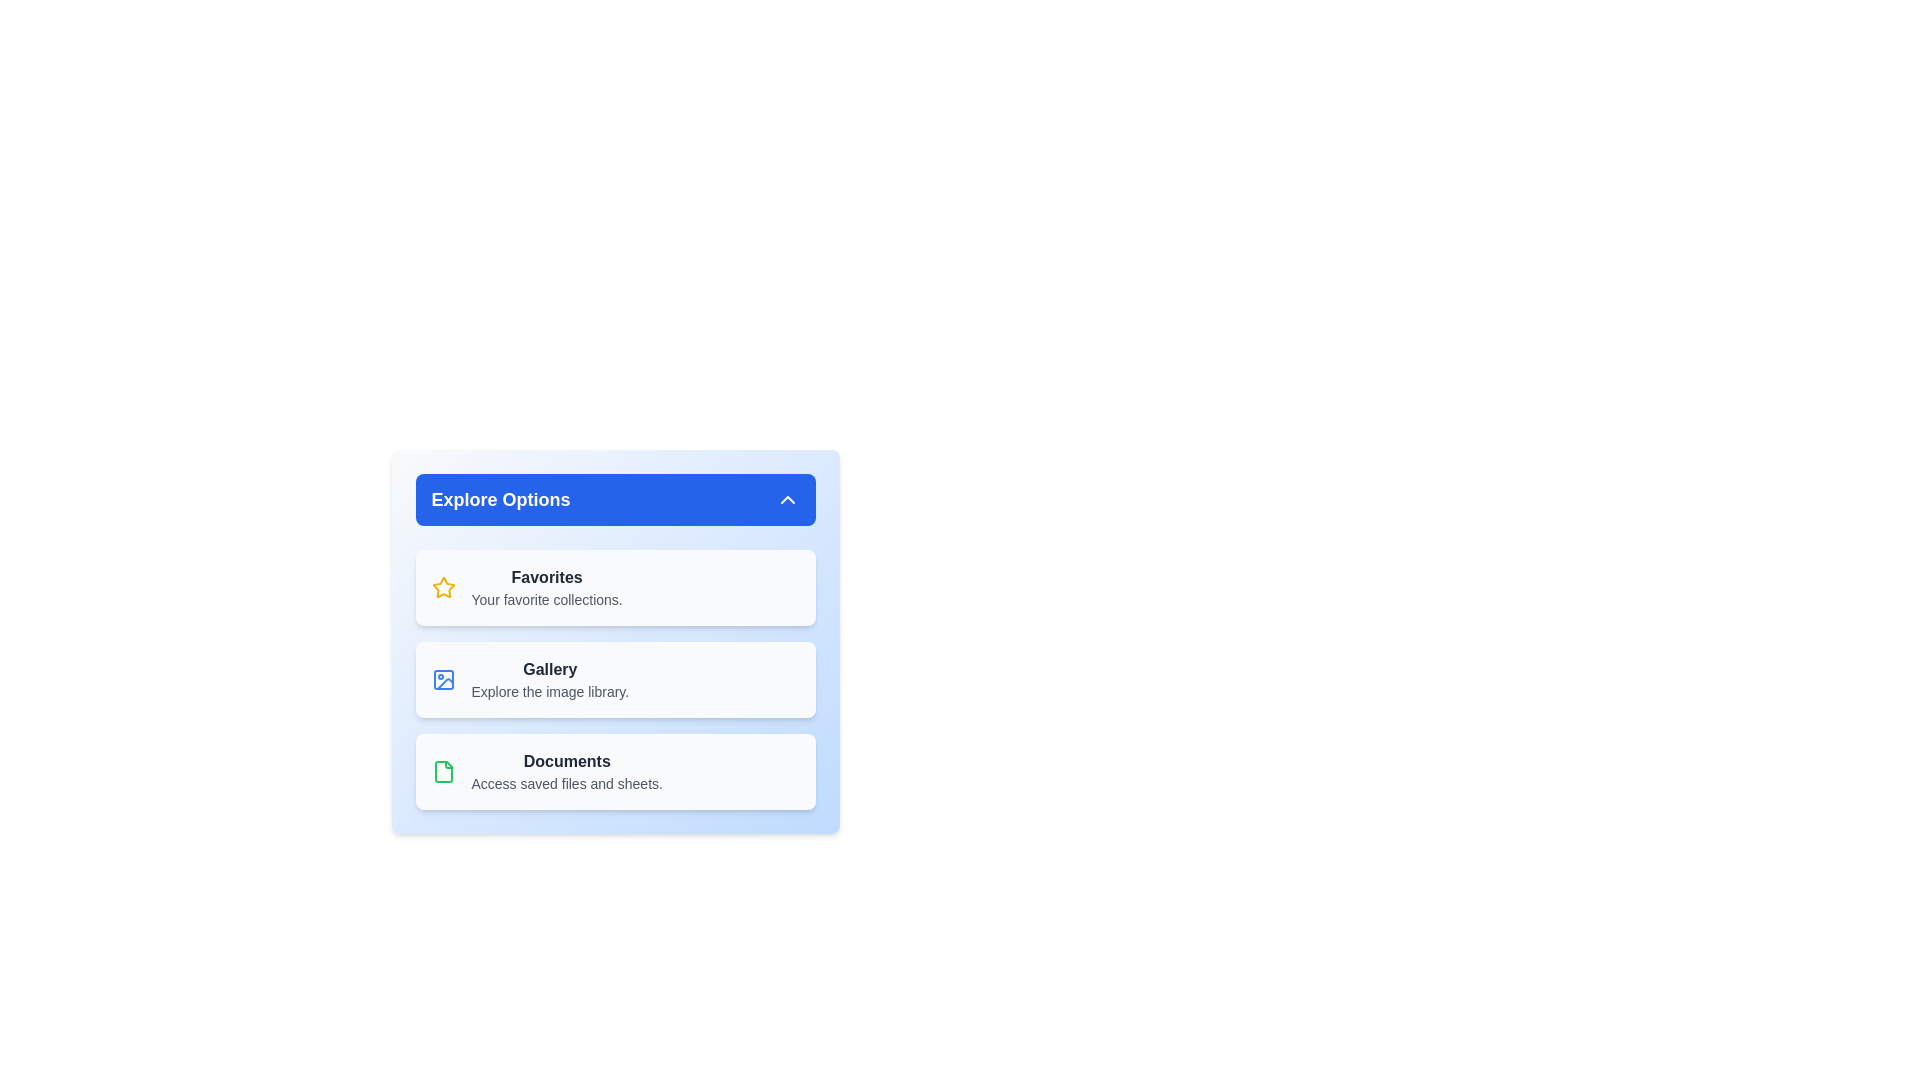 This screenshot has width=1920, height=1080. Describe the element at coordinates (442, 770) in the screenshot. I see `the 'Documents' button which is represented by a green outlined file icon located at the bottom section of the dropdown menu under the 'Documents' option` at that location.